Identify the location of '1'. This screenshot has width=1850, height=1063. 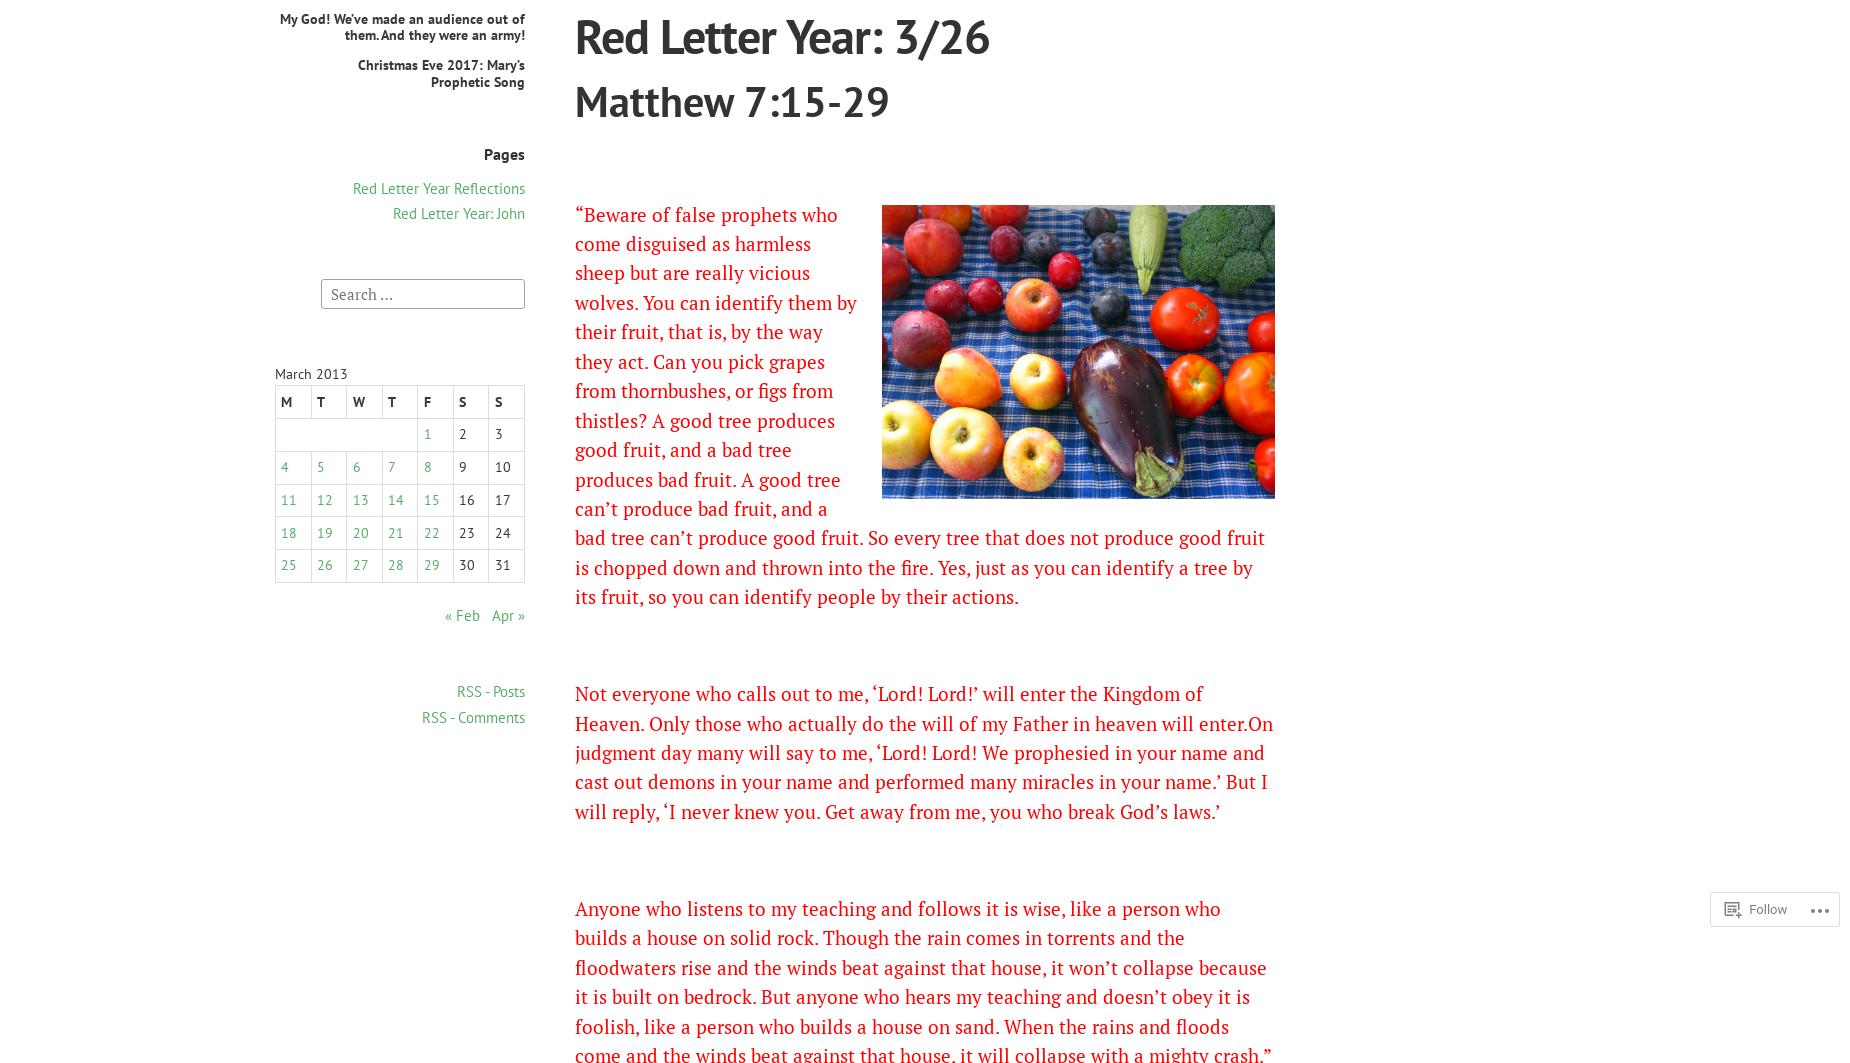
(425, 434).